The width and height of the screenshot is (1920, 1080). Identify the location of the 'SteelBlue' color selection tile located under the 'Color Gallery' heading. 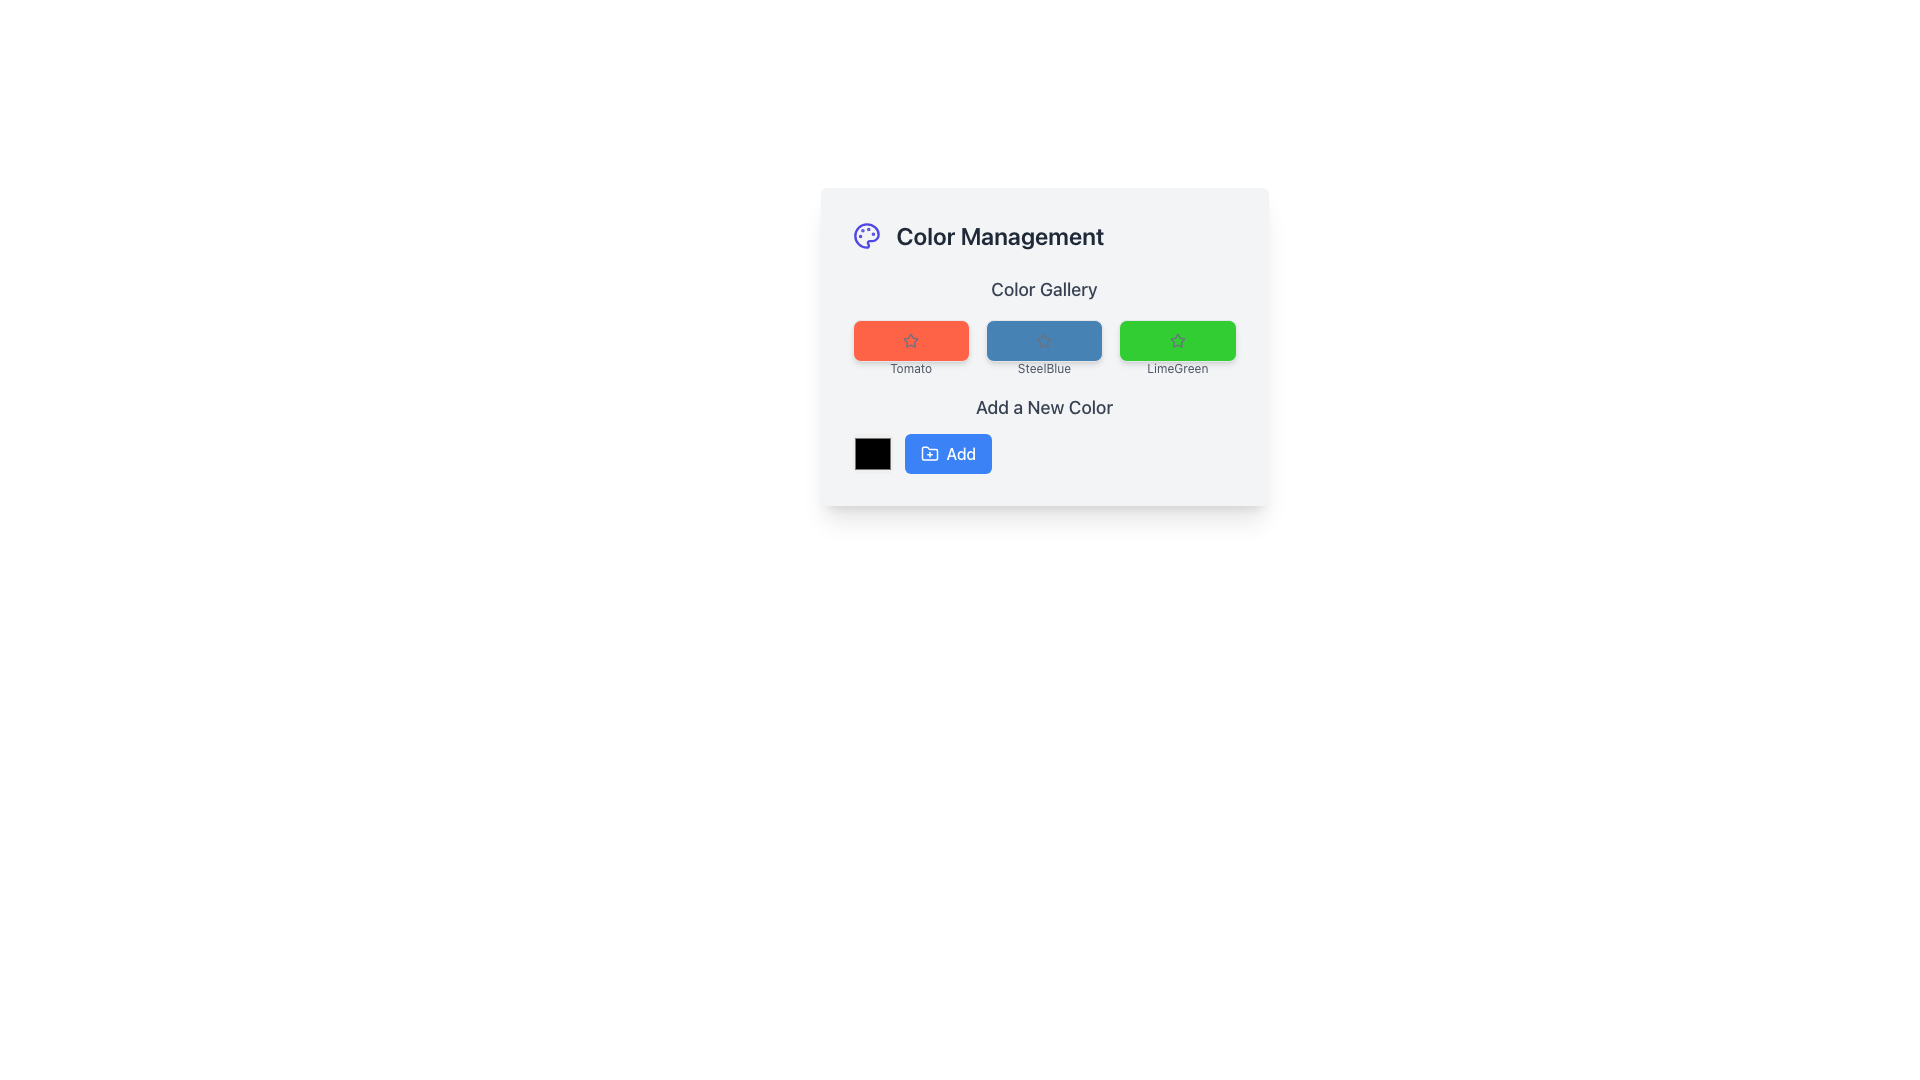
(1043, 374).